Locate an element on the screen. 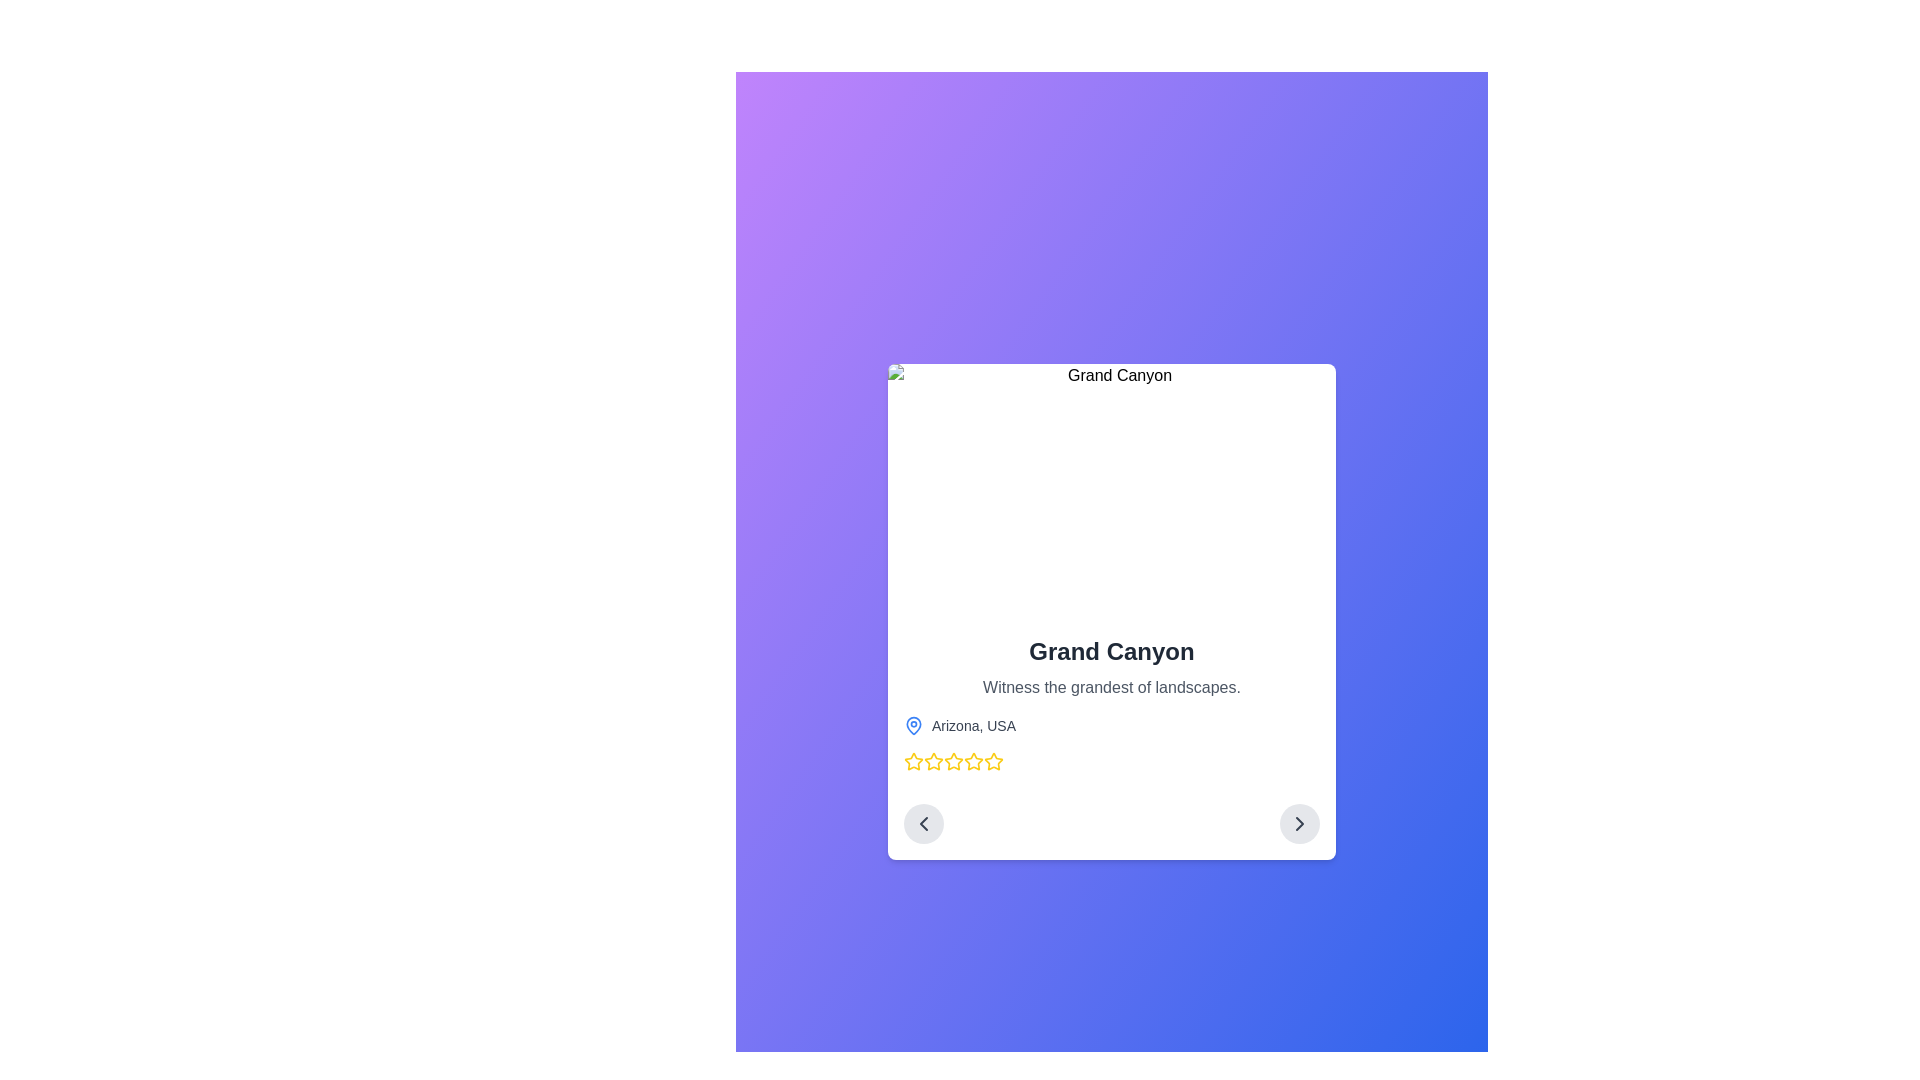 The width and height of the screenshot is (1920, 1080). text content of the Text Label titled 'Grand Canyon', which is centrally aligned above the description text within the card interface is located at coordinates (1111, 651).